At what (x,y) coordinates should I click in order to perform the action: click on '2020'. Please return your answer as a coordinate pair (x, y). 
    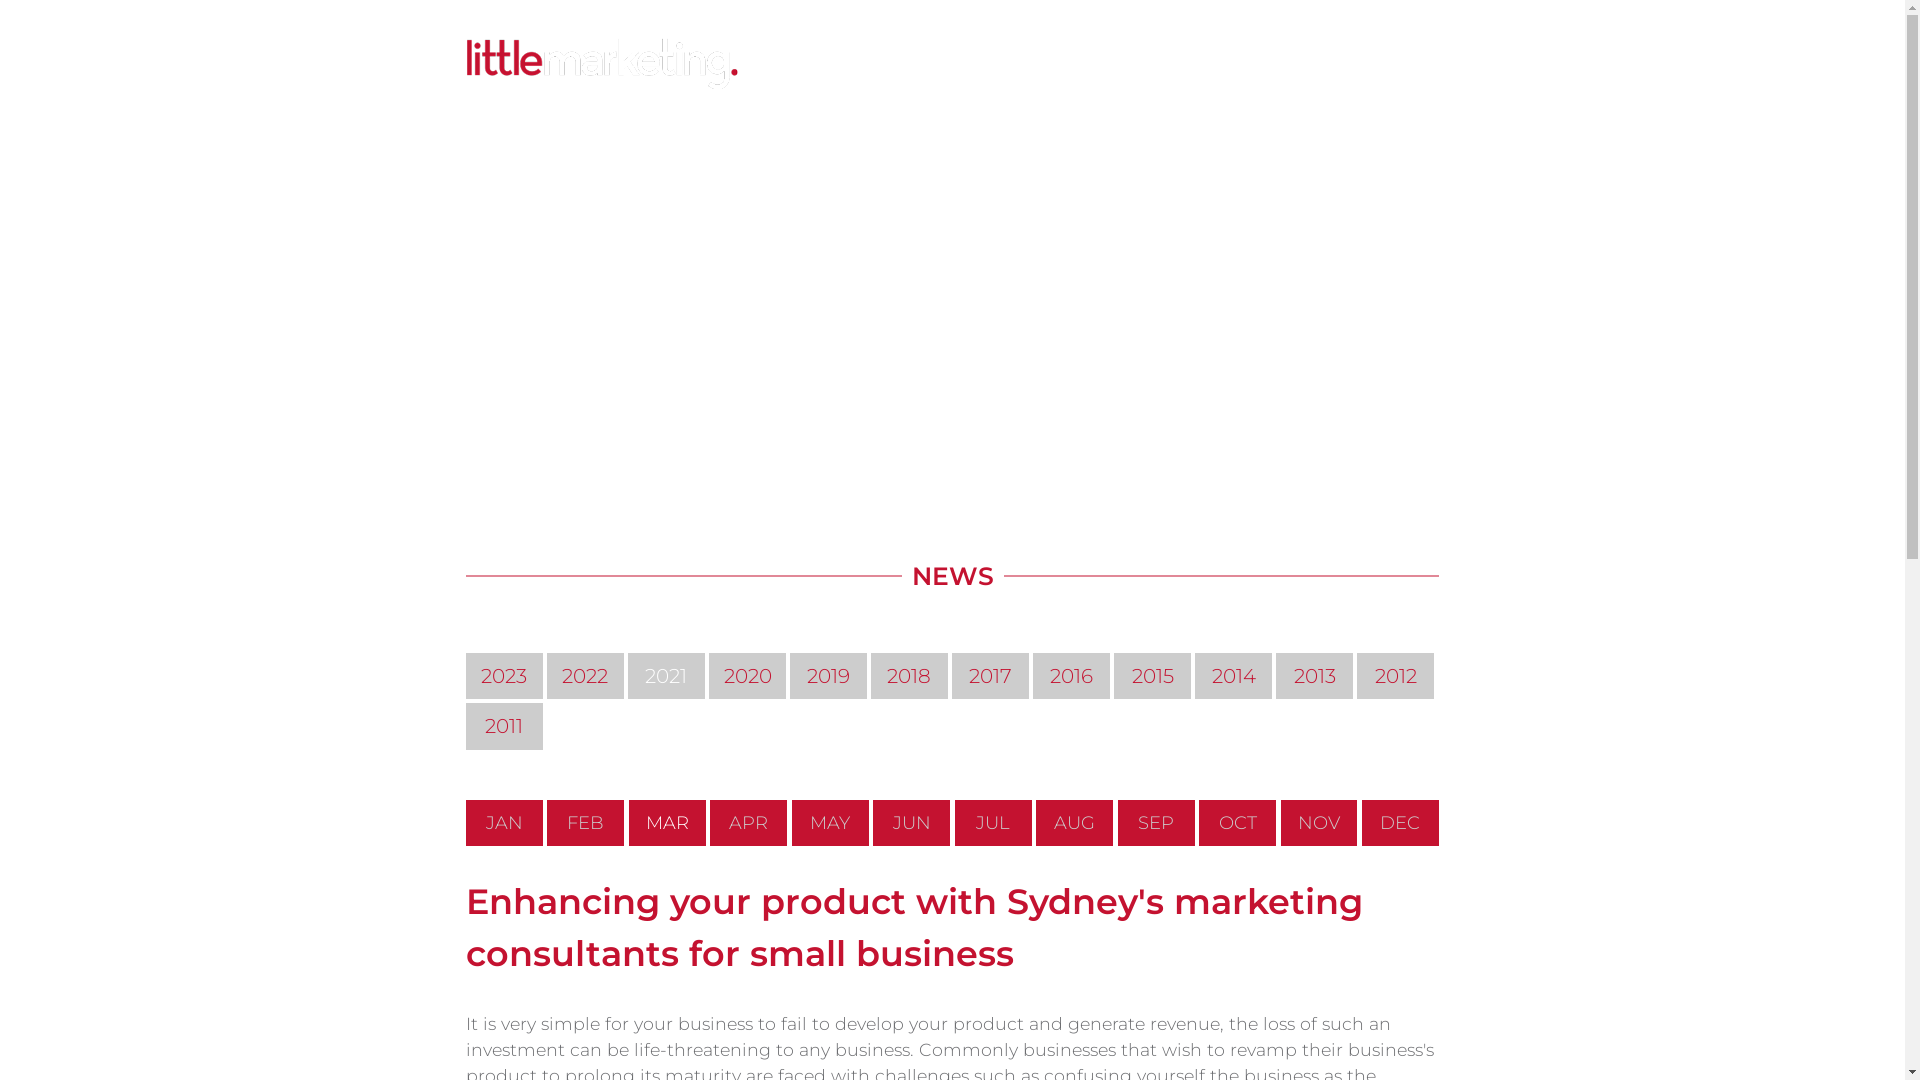
    Looking at the image, I should click on (746, 675).